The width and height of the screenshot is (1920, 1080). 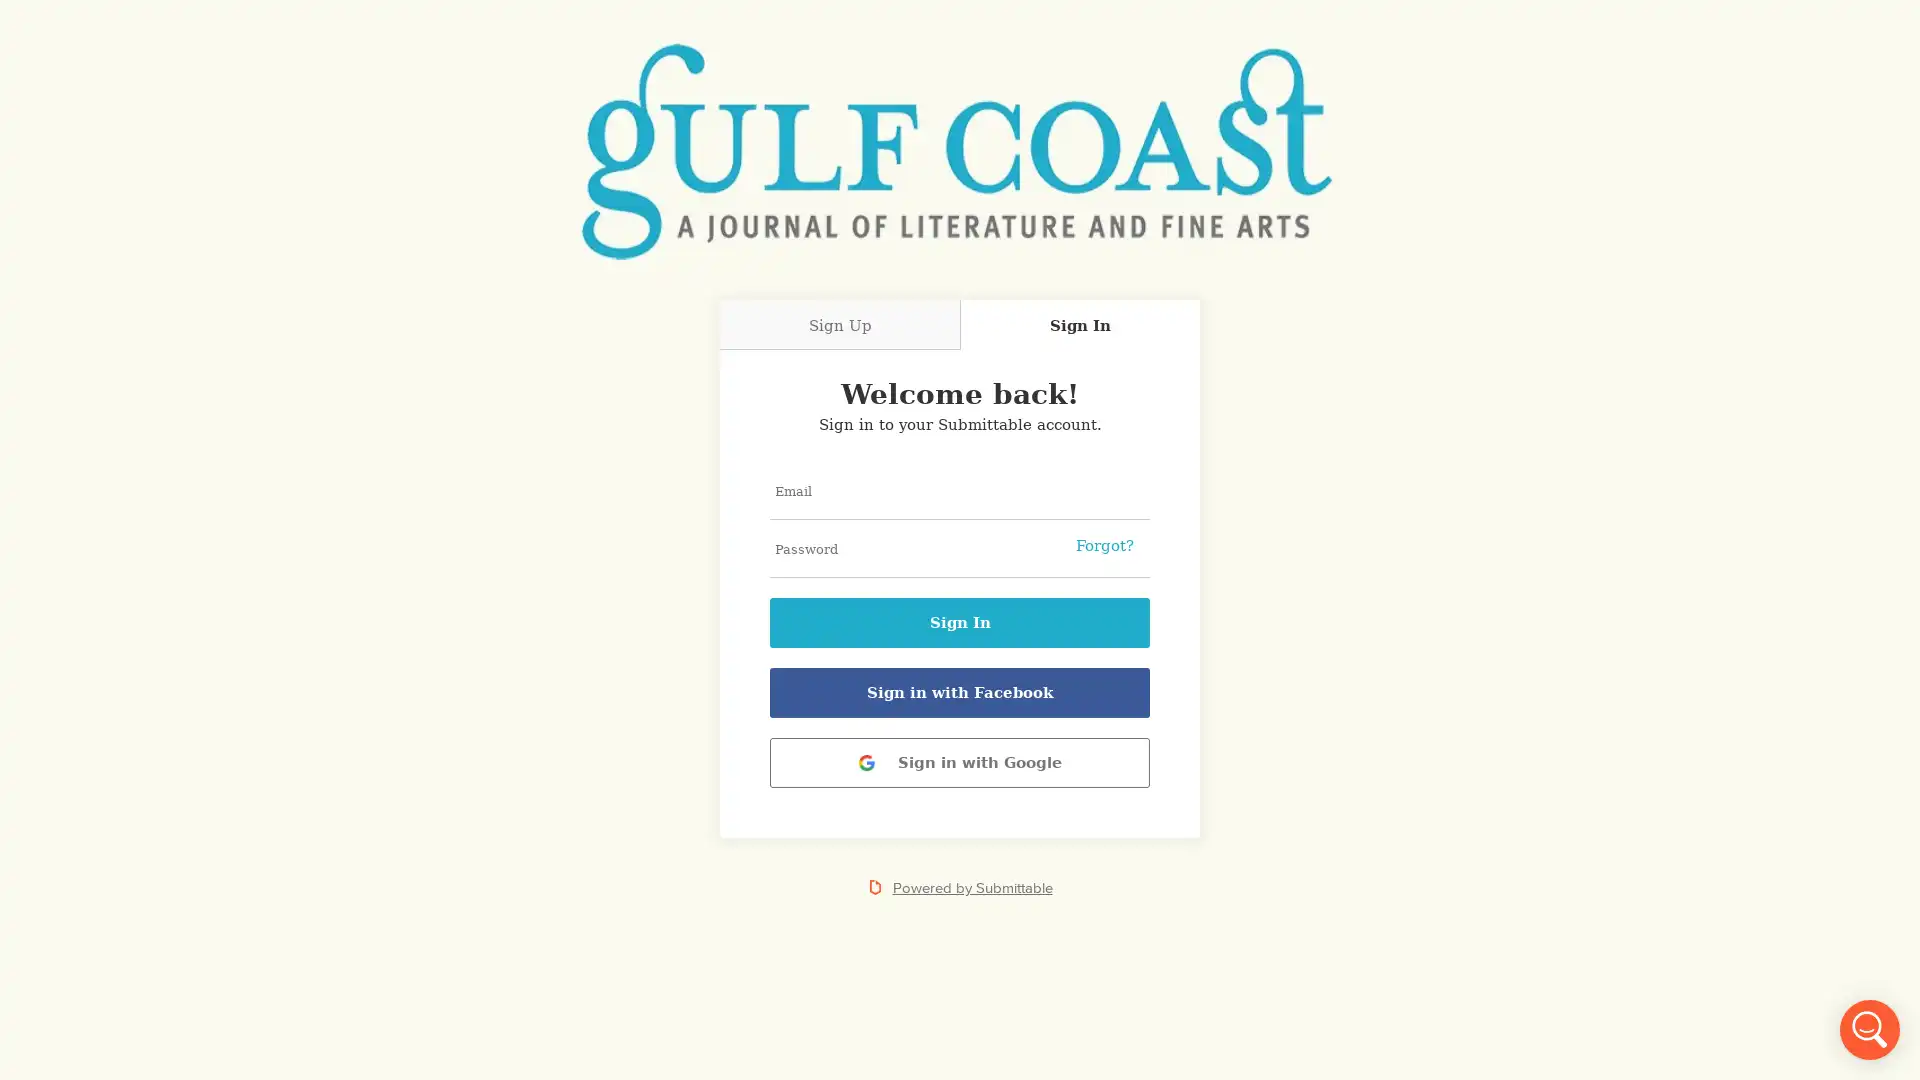 What do you see at coordinates (960, 622) in the screenshot?
I see `Sign In` at bounding box center [960, 622].